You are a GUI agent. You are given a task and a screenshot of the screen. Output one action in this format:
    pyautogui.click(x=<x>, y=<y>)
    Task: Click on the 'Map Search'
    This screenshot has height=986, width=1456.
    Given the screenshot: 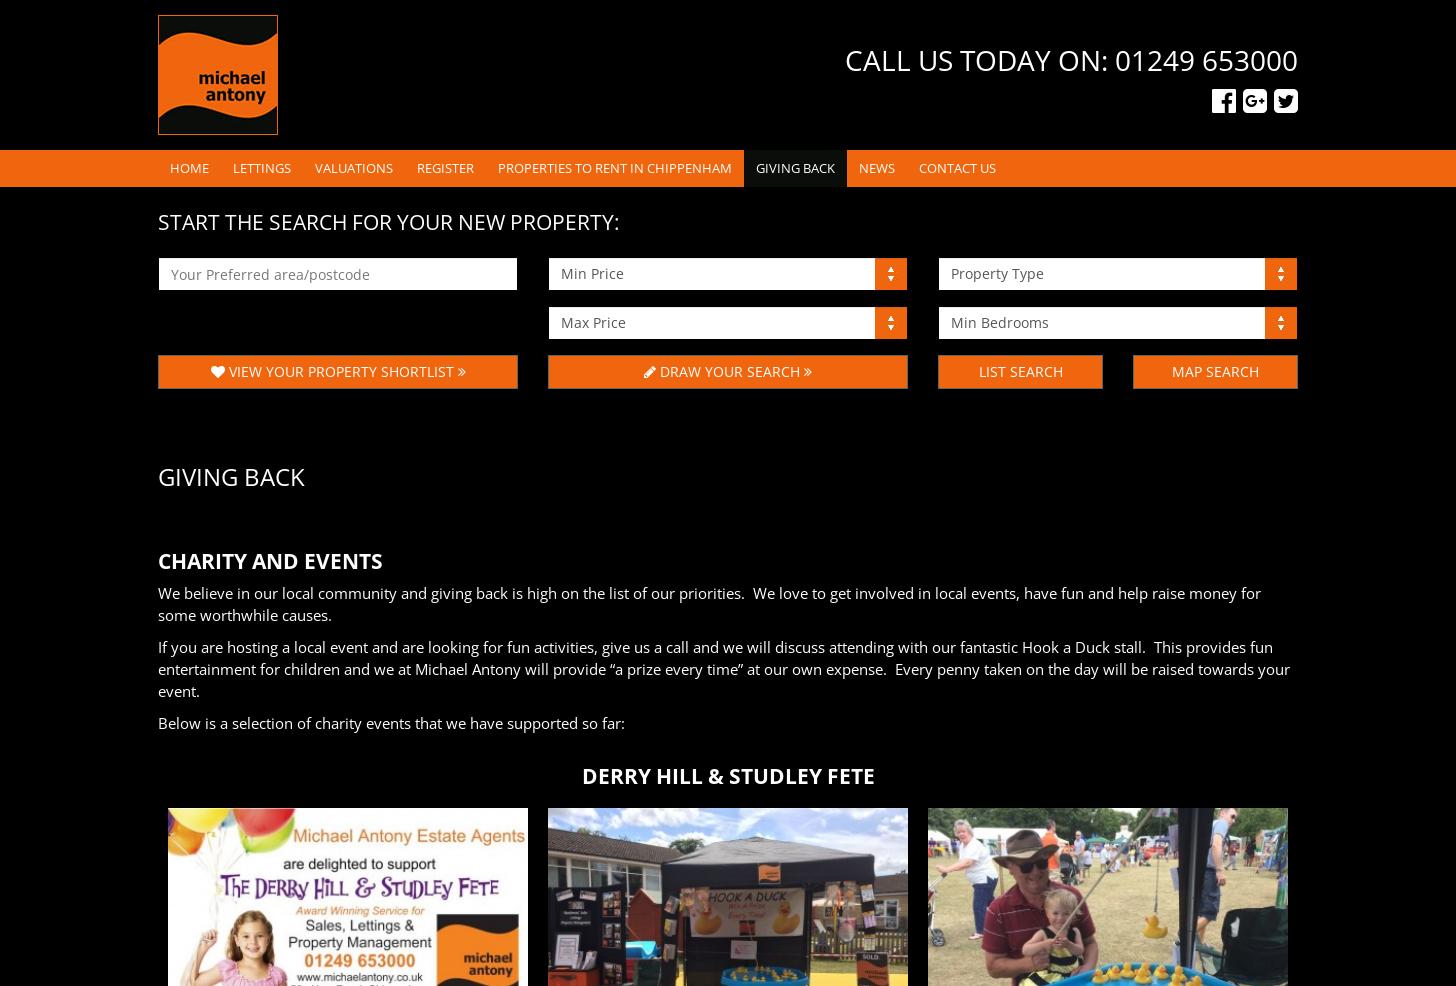 What is the action you would take?
    pyautogui.click(x=1171, y=370)
    